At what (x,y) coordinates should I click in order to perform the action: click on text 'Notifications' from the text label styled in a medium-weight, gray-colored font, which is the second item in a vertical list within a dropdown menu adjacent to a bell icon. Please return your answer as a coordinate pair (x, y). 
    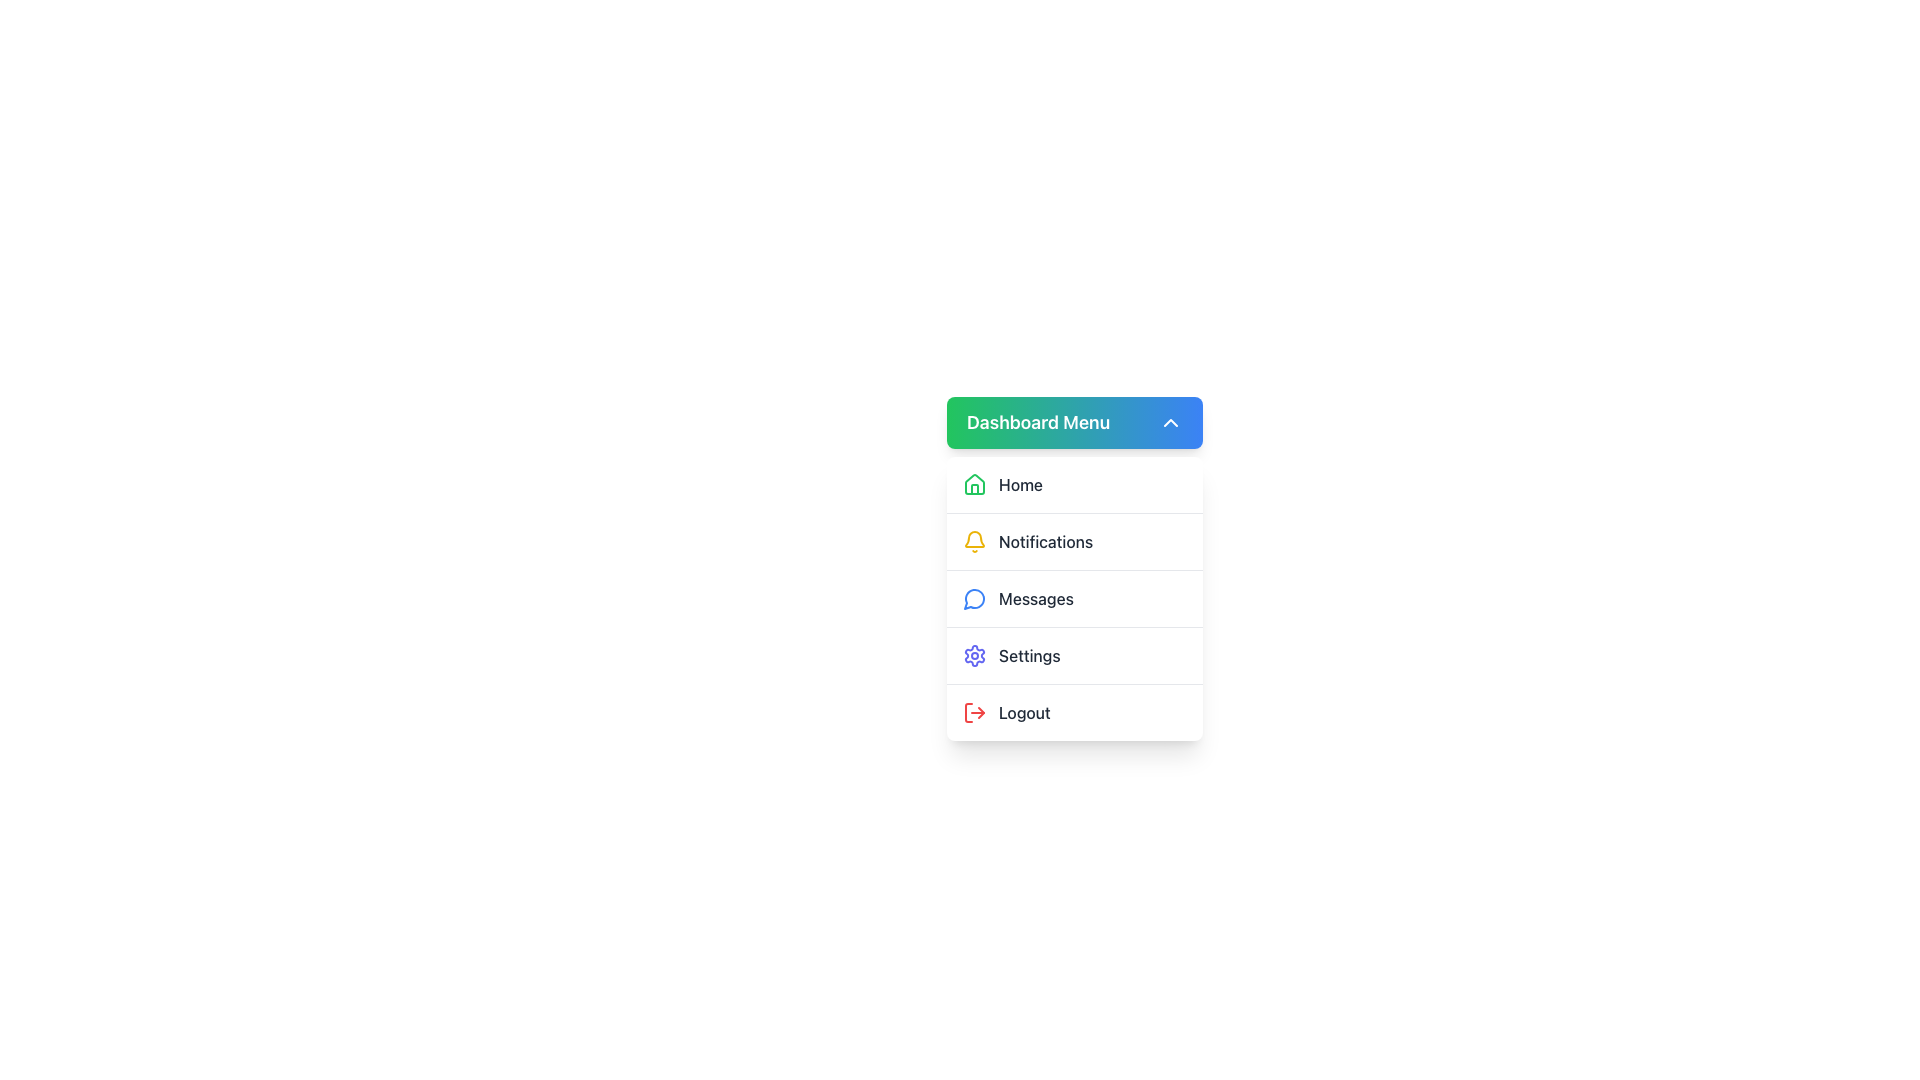
    Looking at the image, I should click on (1045, 542).